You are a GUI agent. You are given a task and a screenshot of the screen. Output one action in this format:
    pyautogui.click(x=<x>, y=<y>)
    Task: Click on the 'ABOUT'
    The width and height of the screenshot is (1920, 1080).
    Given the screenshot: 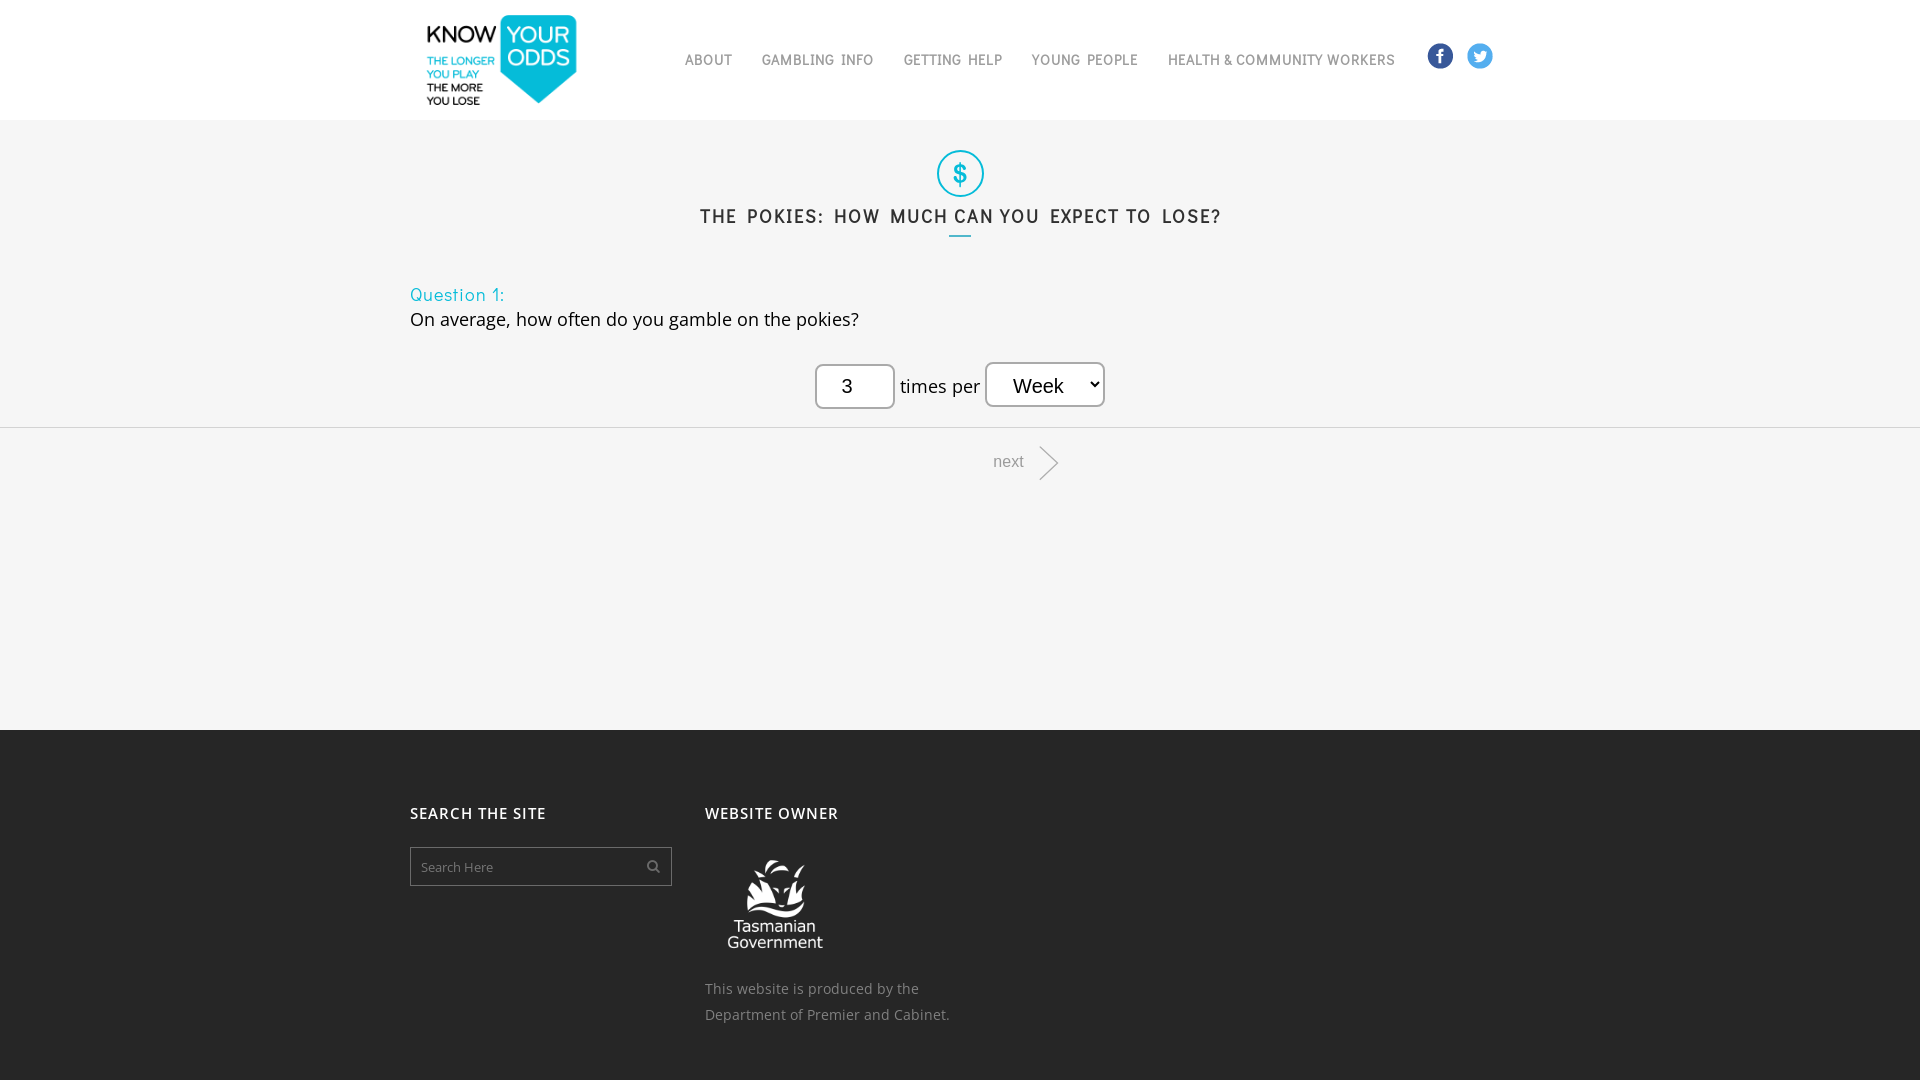 What is the action you would take?
    pyautogui.click(x=708, y=59)
    